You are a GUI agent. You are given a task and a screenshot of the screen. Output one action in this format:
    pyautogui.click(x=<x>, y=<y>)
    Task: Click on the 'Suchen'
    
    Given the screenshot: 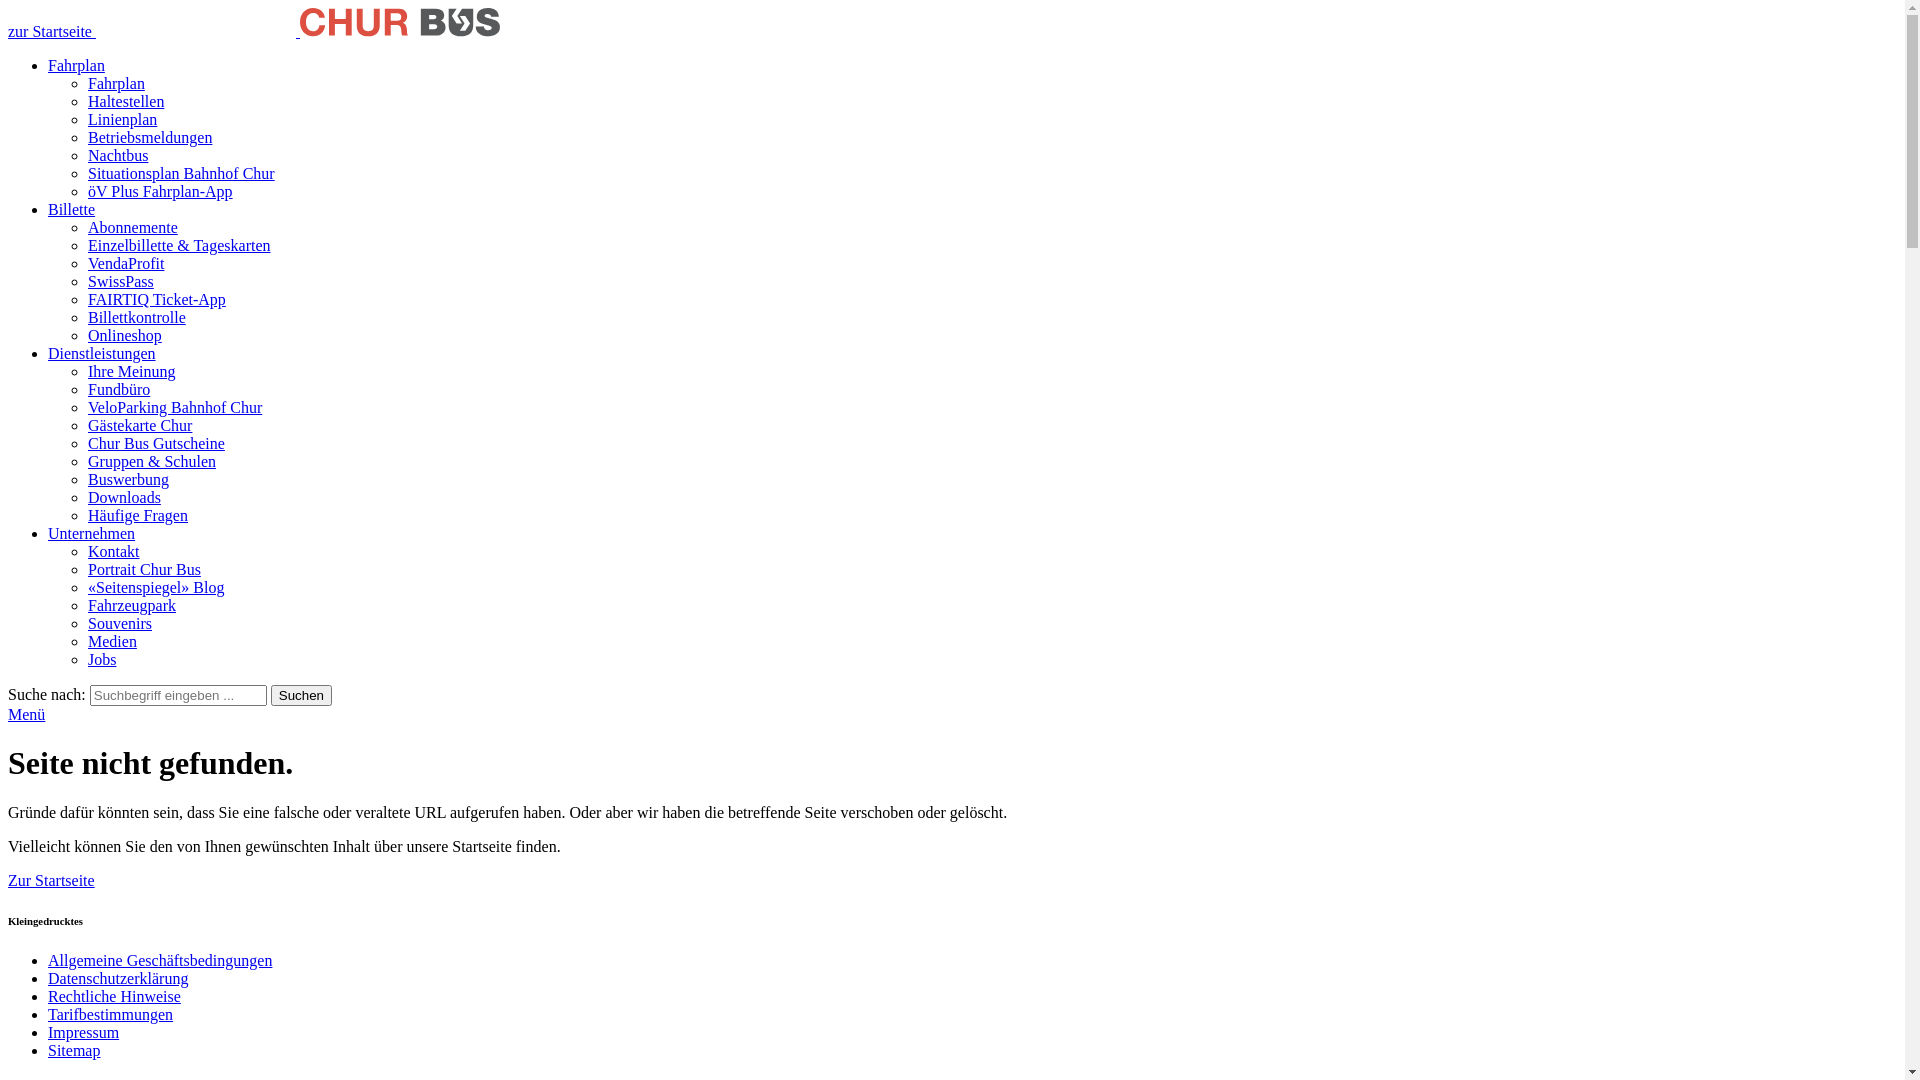 What is the action you would take?
    pyautogui.click(x=300, y=694)
    